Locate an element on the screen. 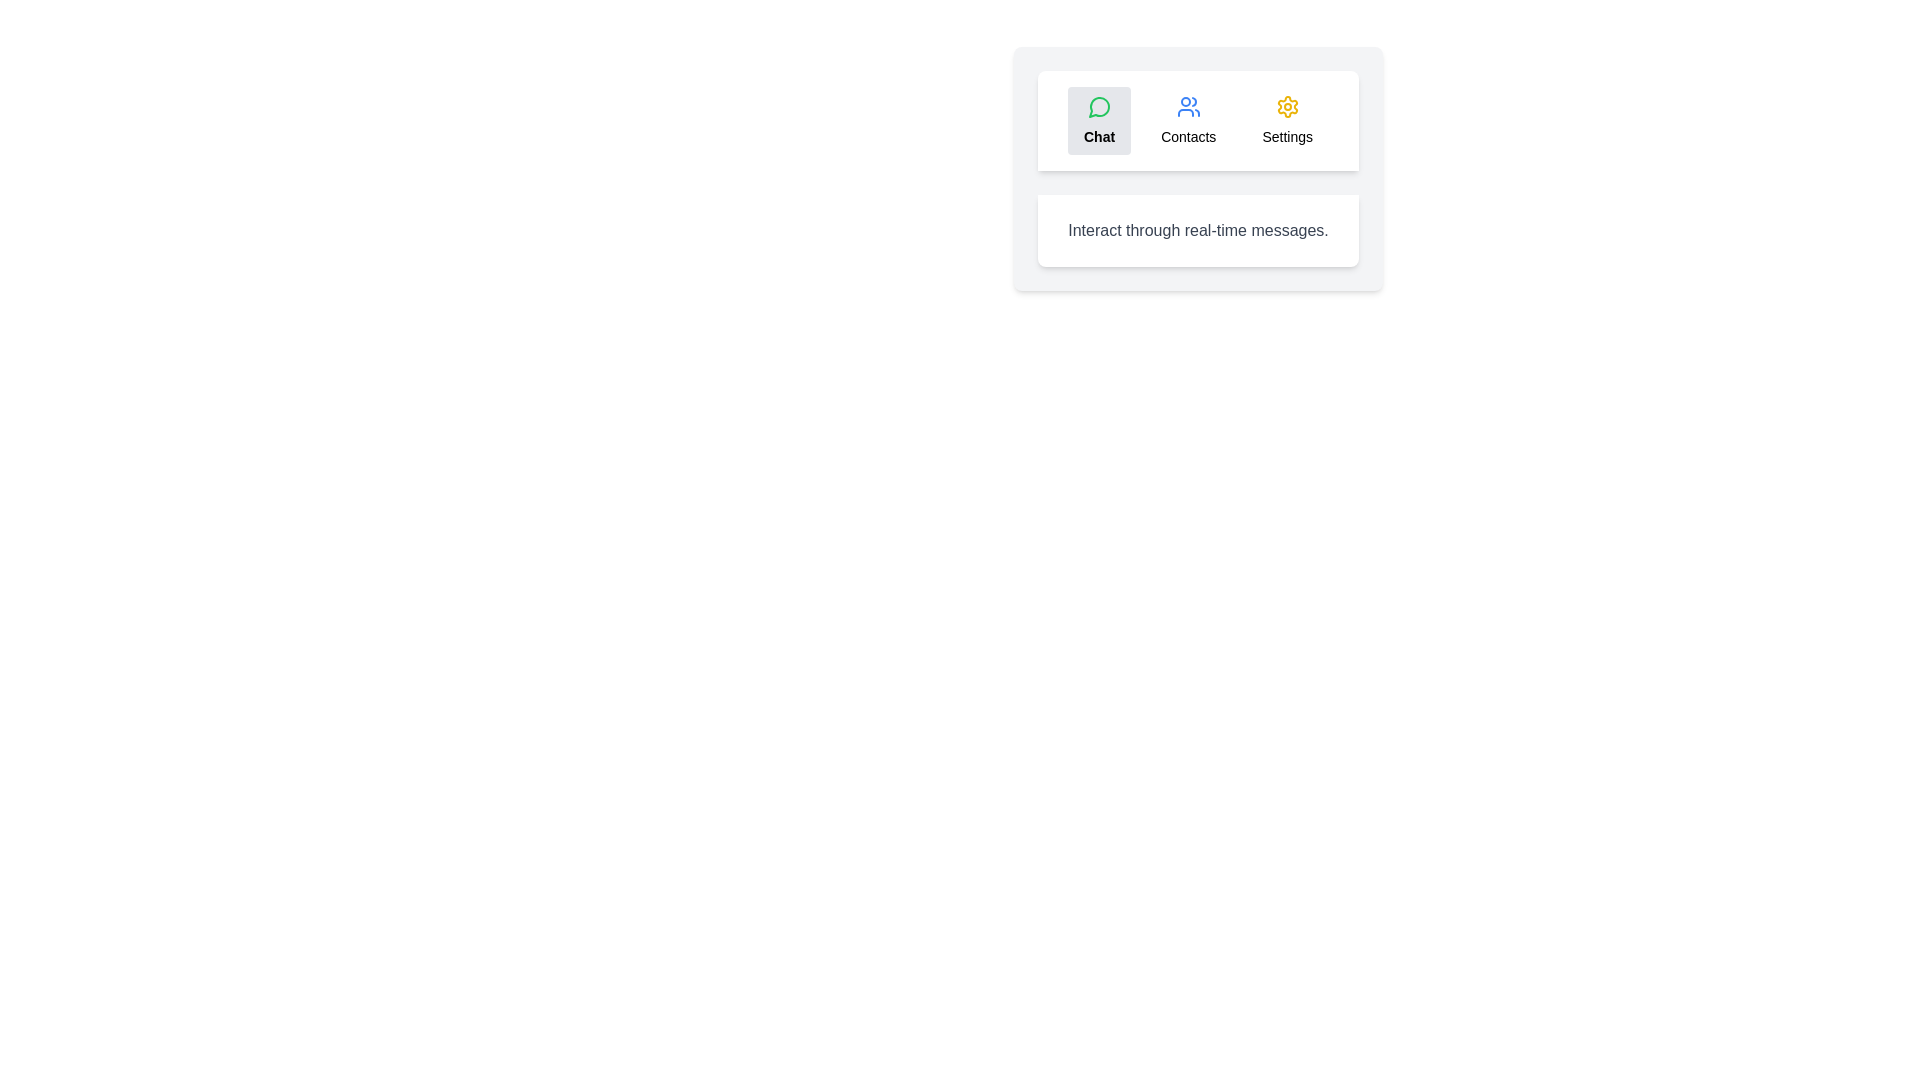  the Chat tab is located at coordinates (1098, 120).